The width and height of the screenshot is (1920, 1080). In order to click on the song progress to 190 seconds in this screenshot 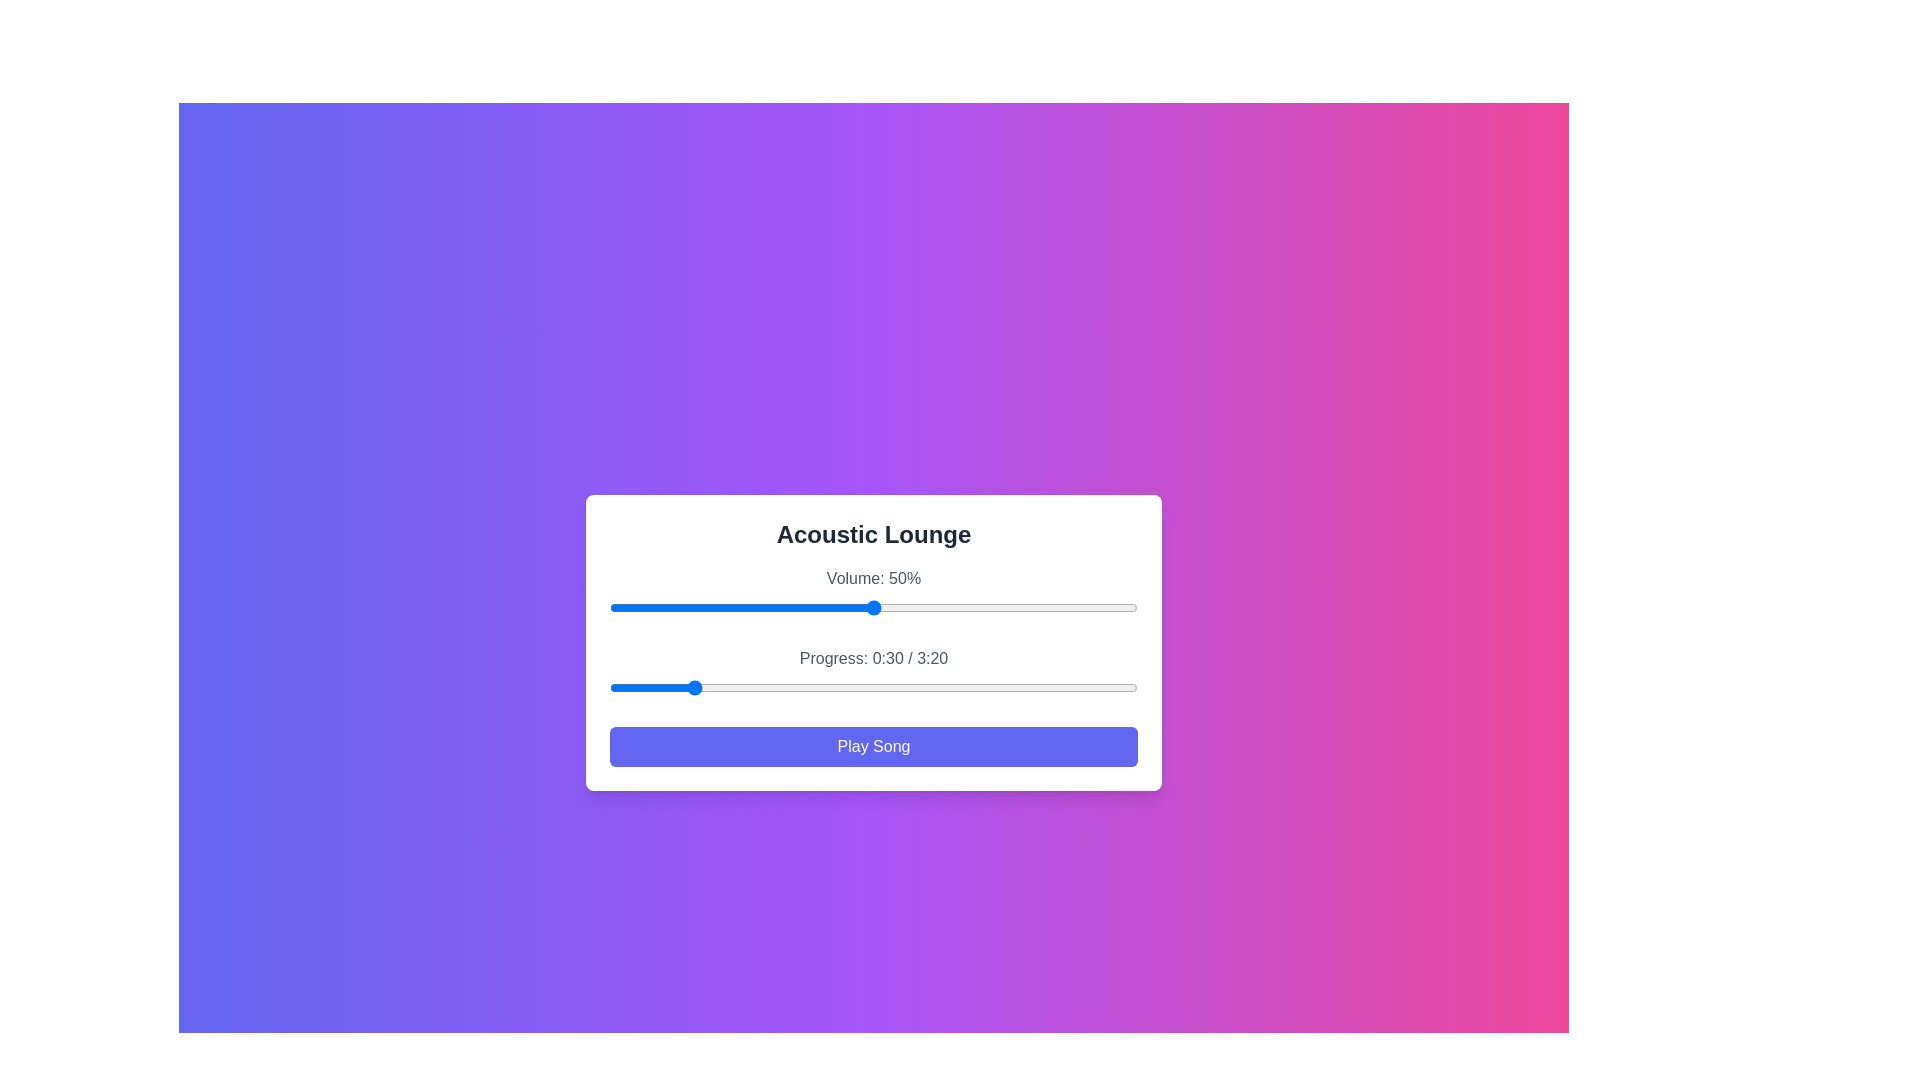, I will do `click(1110, 686)`.